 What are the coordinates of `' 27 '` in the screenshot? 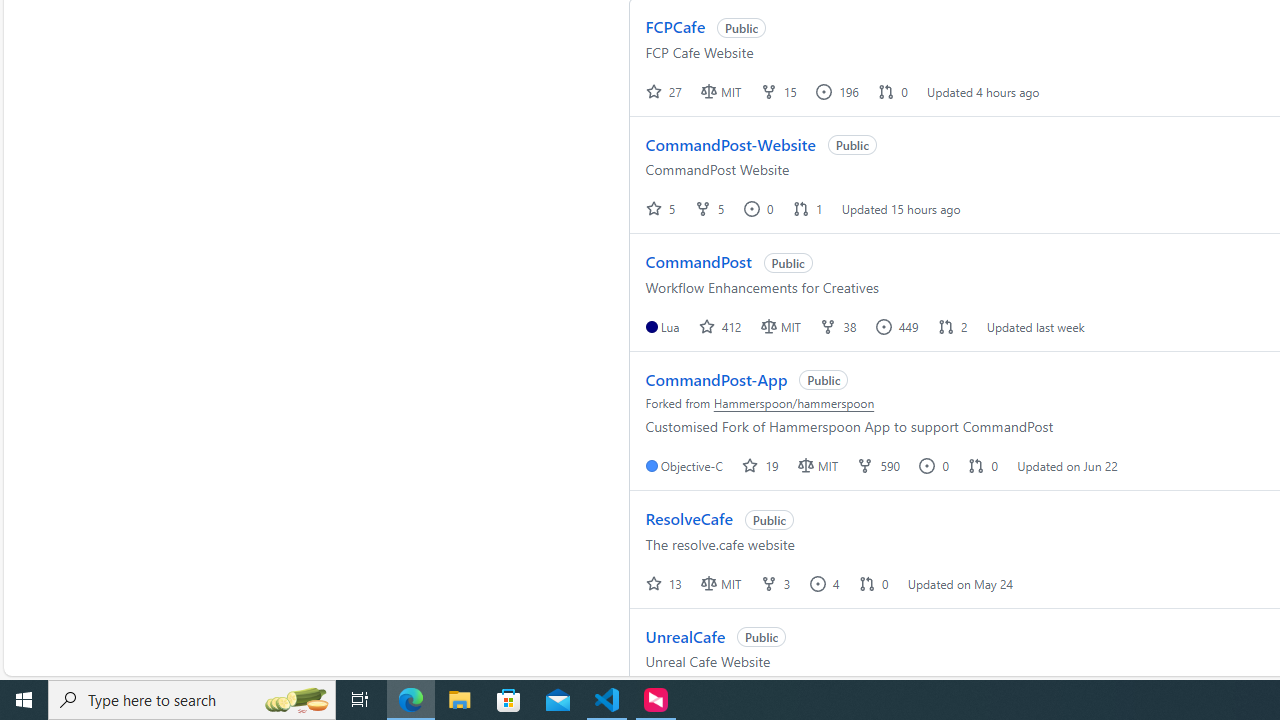 It's located at (665, 91).